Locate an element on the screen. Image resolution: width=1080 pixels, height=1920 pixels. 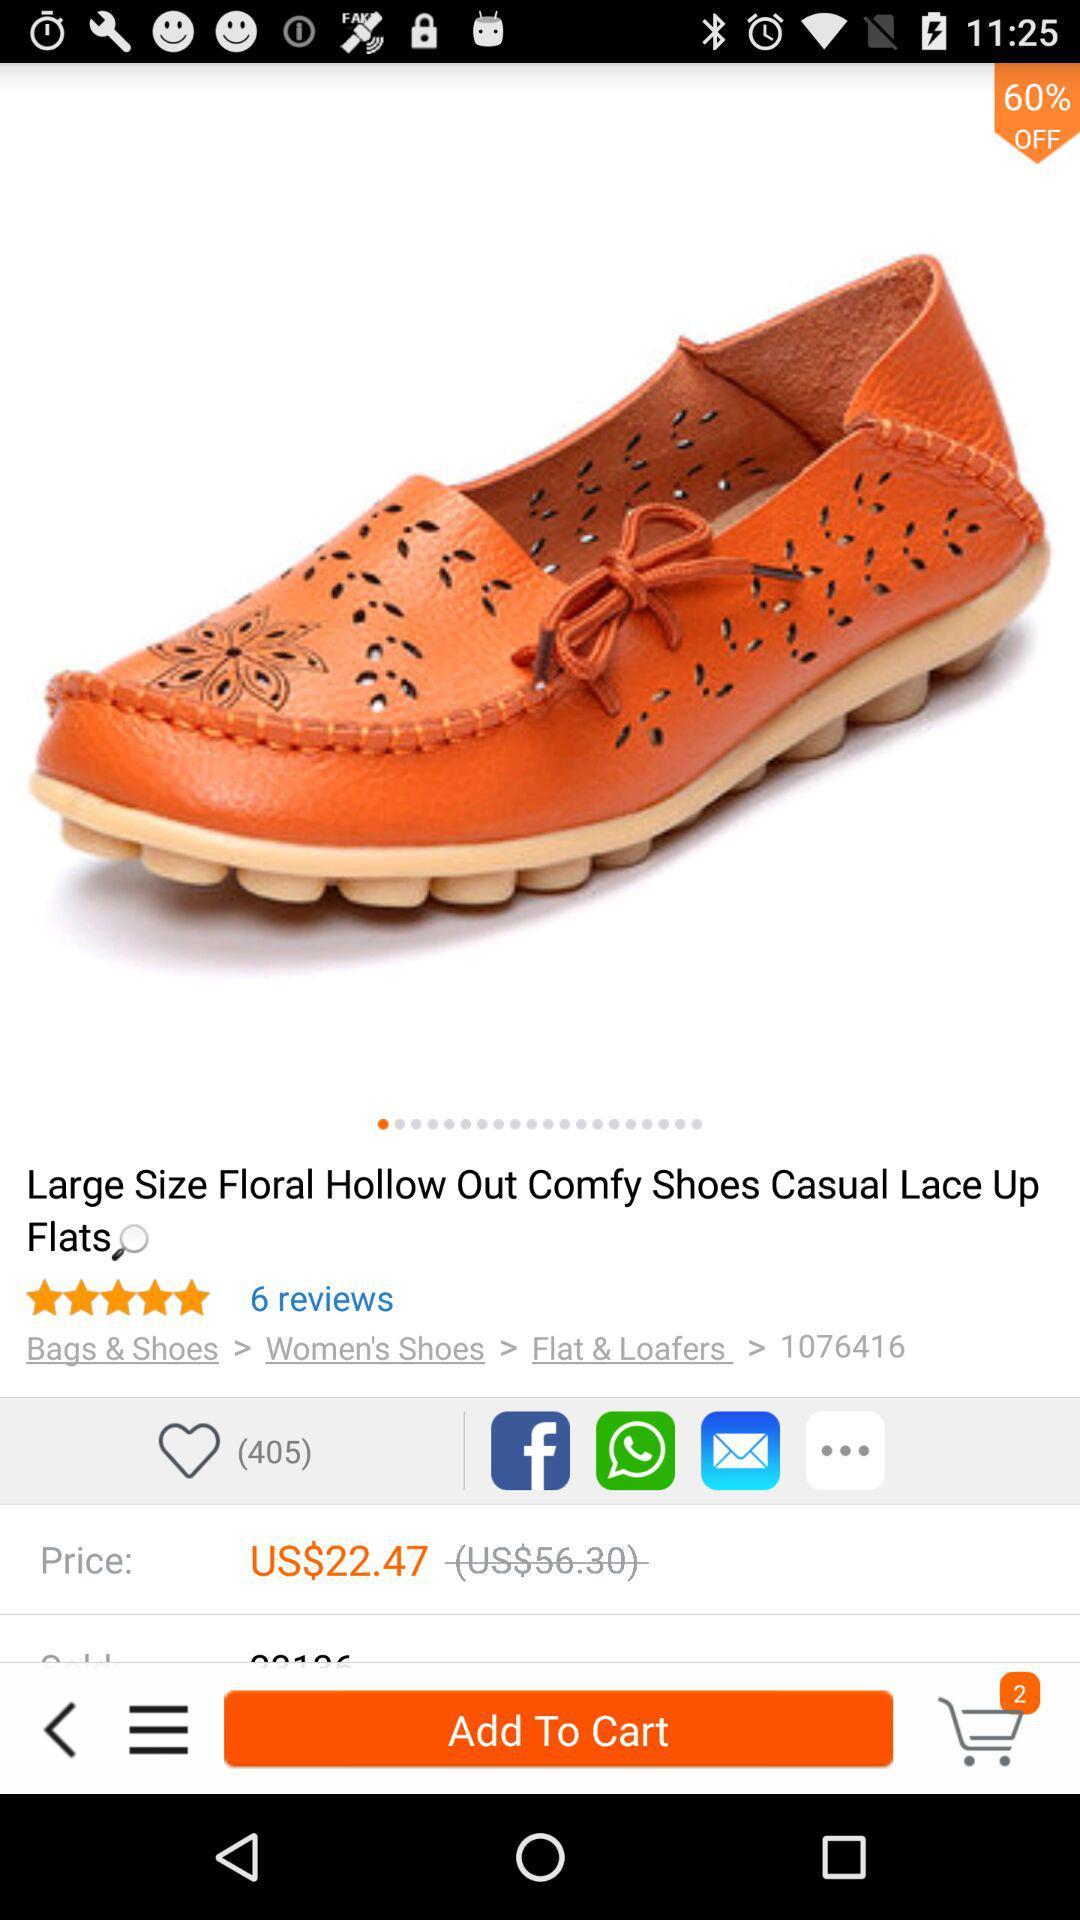
other options of sharing is located at coordinates (845, 1450).